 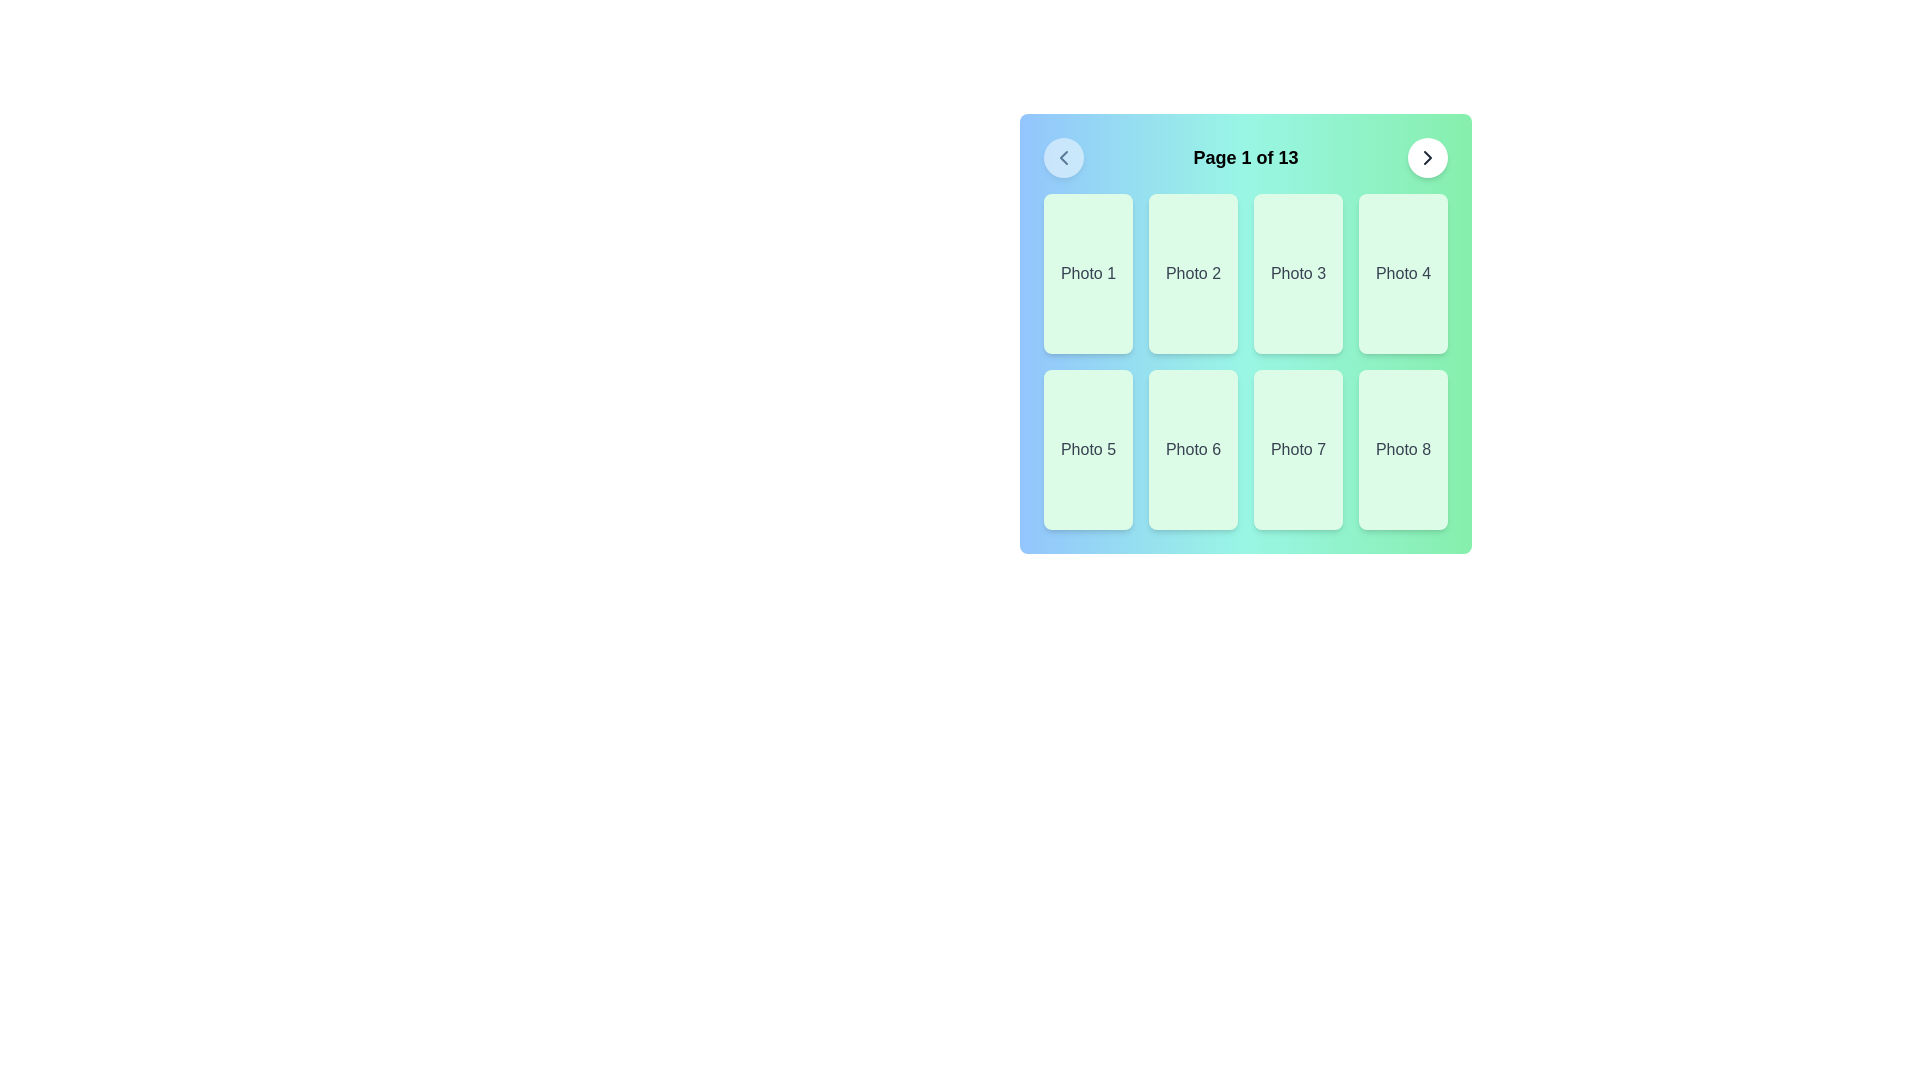 I want to click on the card component with the light green background and the text 'Photo 7' located in the second row and third column of the grid layout, so click(x=1298, y=450).